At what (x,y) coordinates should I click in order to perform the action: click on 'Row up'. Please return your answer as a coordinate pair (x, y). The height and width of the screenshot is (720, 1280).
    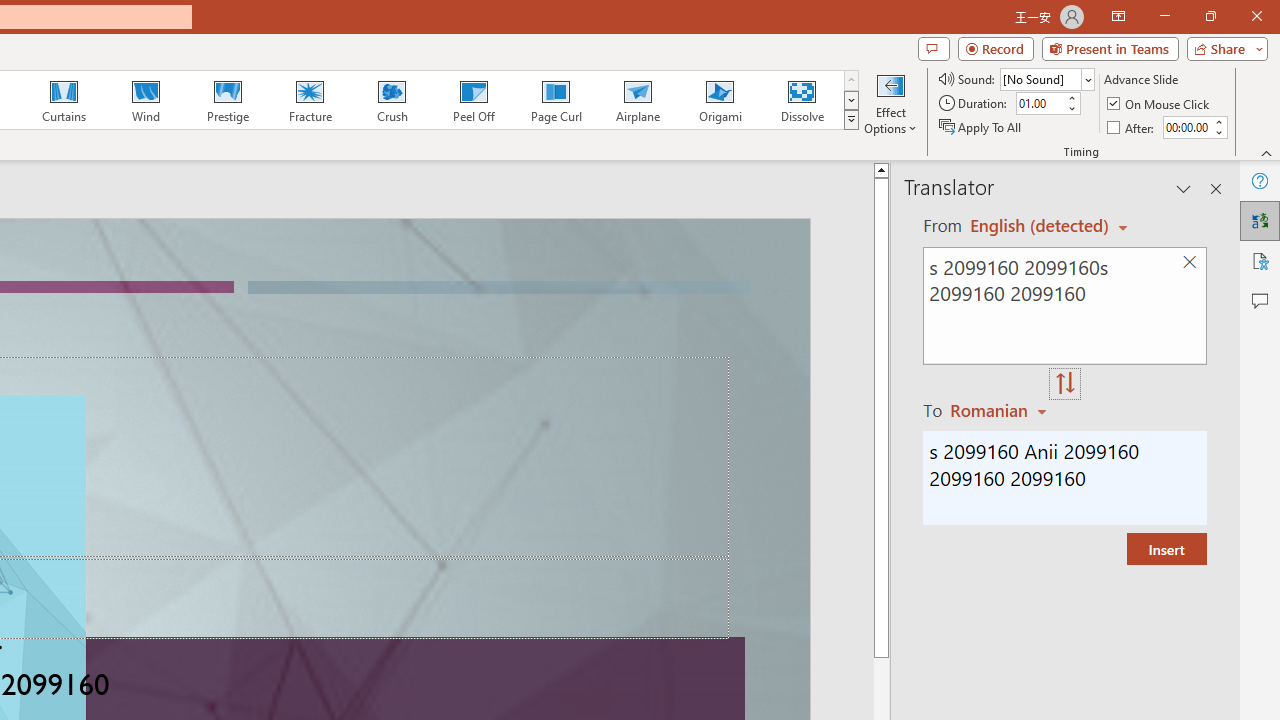
    Looking at the image, I should click on (851, 79).